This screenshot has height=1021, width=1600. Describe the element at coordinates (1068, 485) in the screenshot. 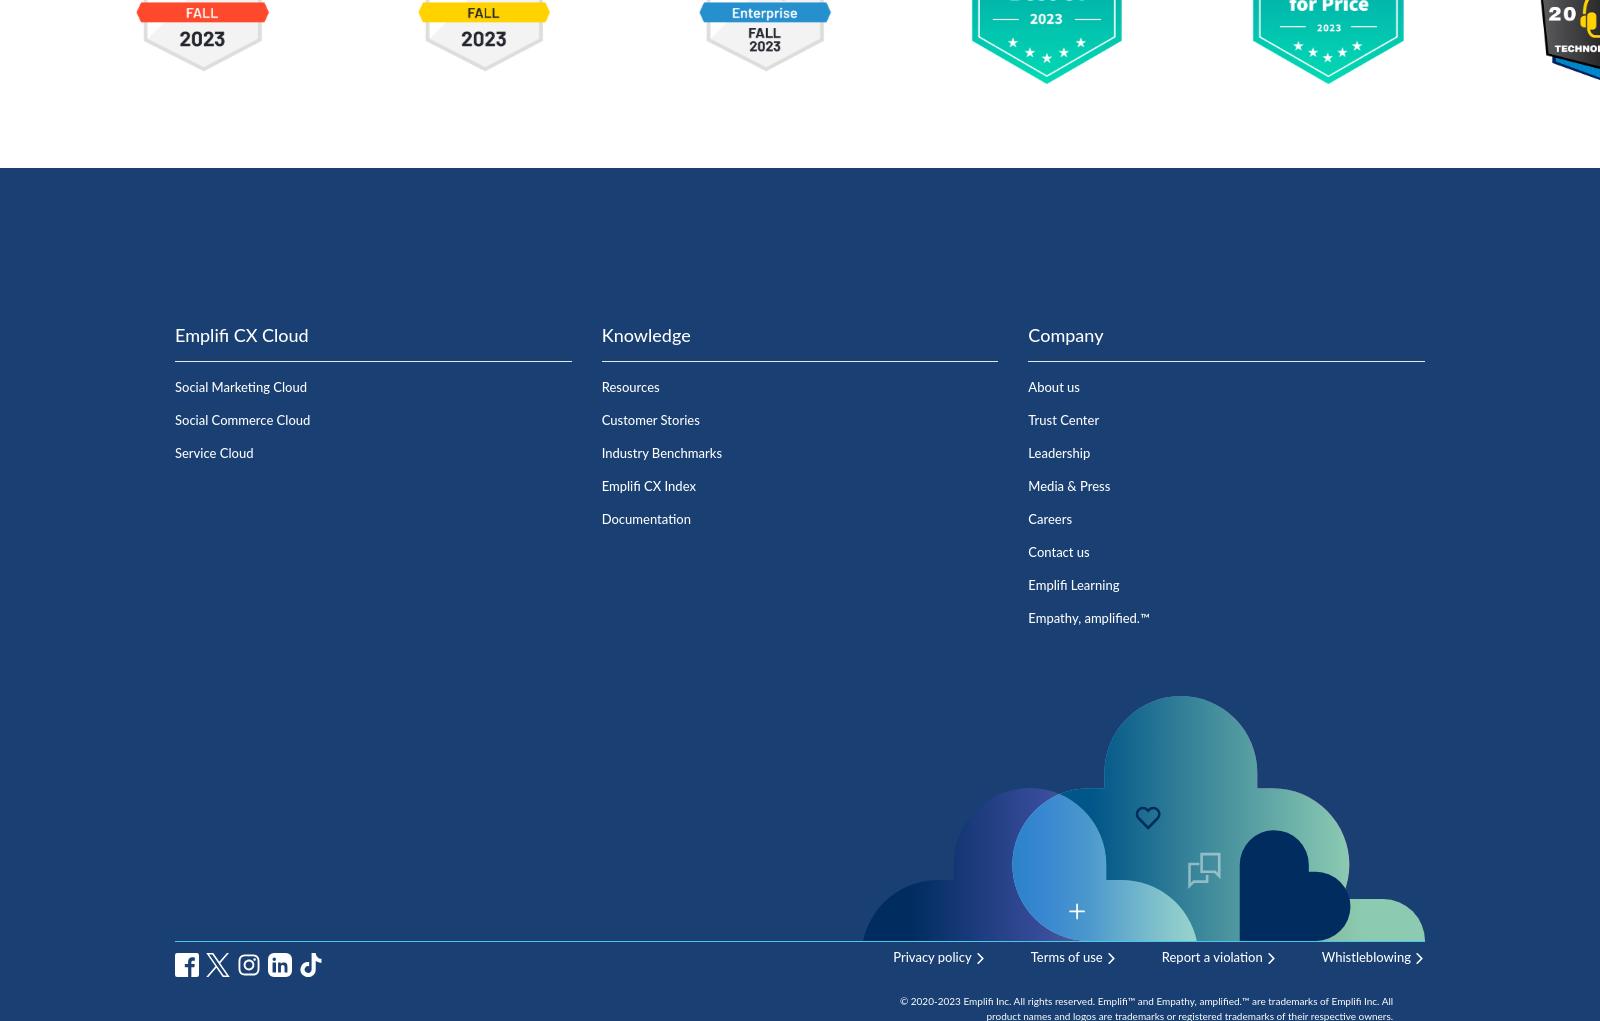

I see `'Media & Press'` at that location.